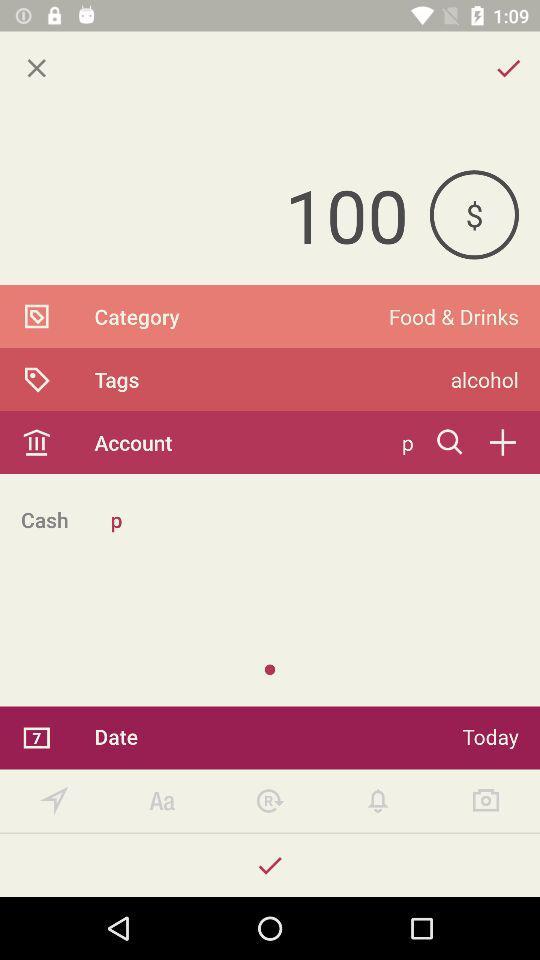 This screenshot has height=960, width=540. Describe the element at coordinates (378, 801) in the screenshot. I see `turn on notification` at that location.